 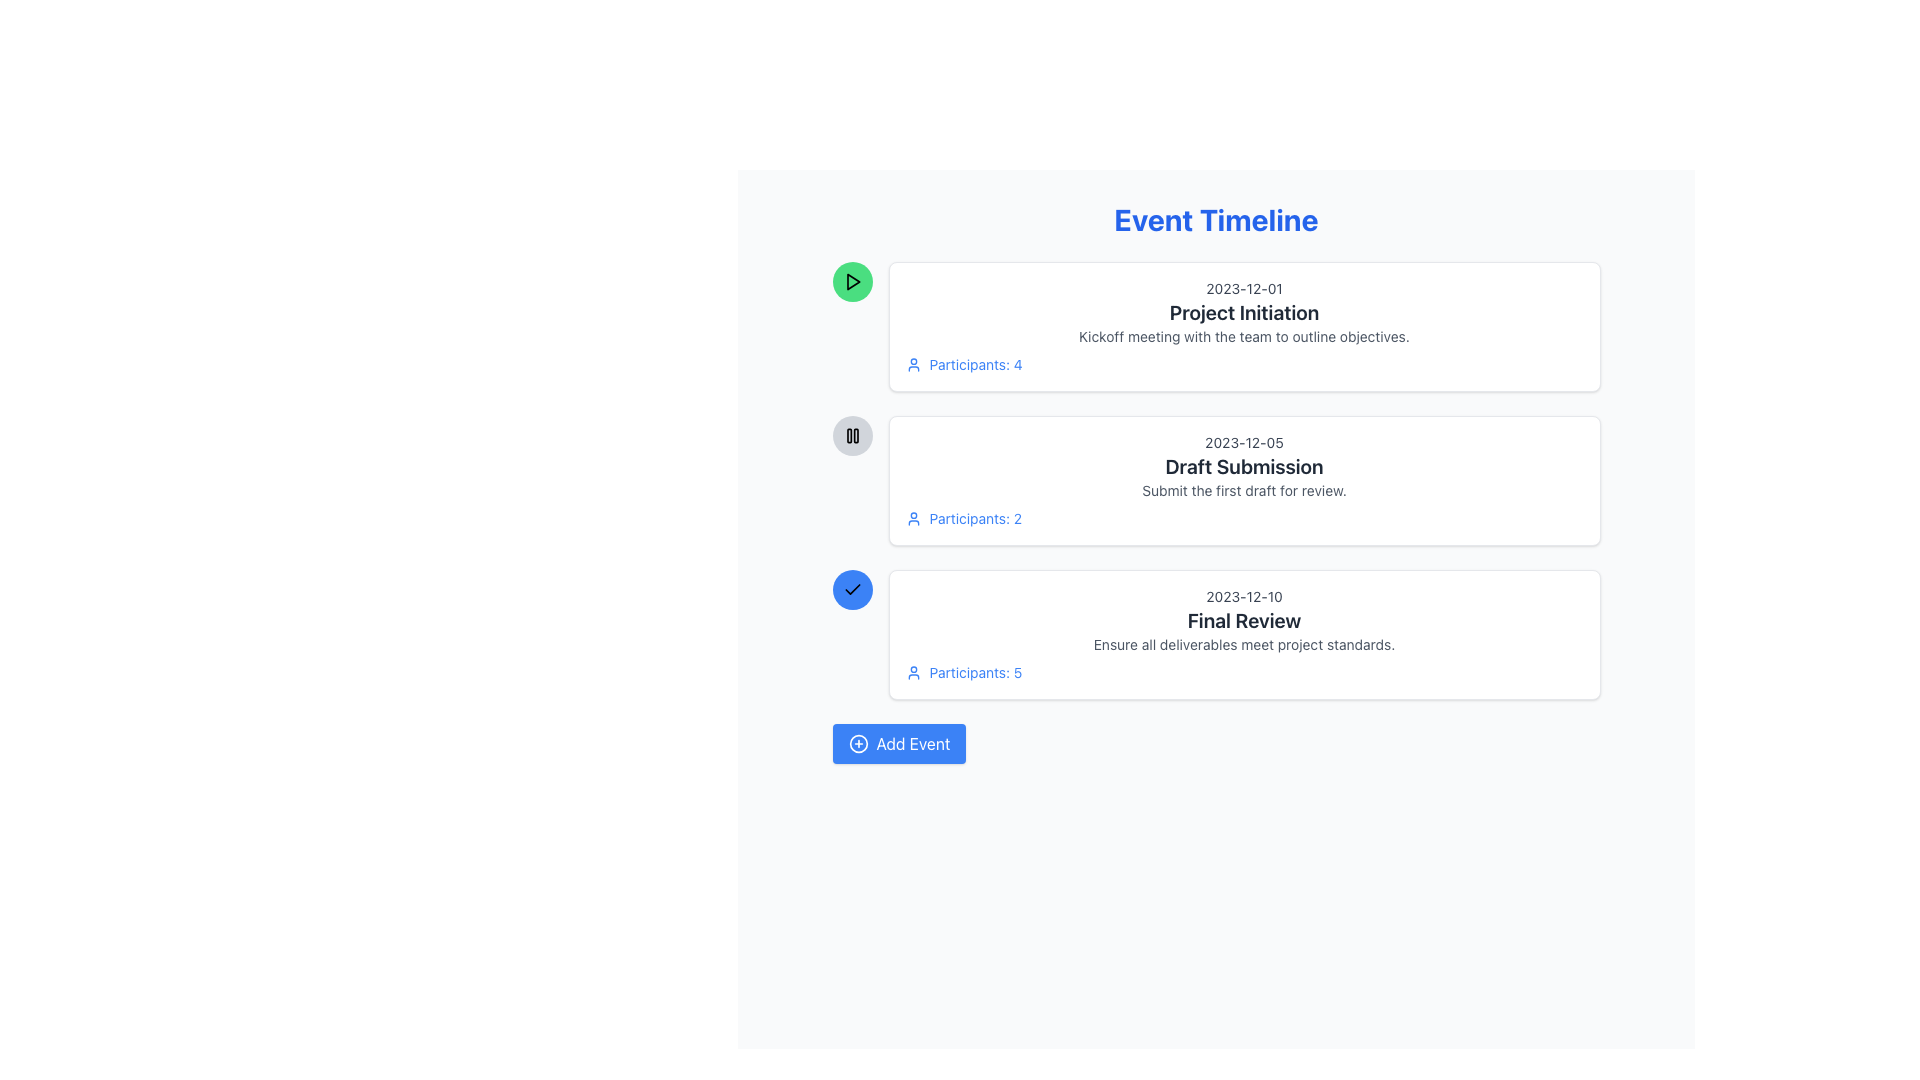 What do you see at coordinates (1215, 219) in the screenshot?
I see `the header element styled in a bold and large blue font with the text 'Event Timeline' at the top center of the interface` at bounding box center [1215, 219].